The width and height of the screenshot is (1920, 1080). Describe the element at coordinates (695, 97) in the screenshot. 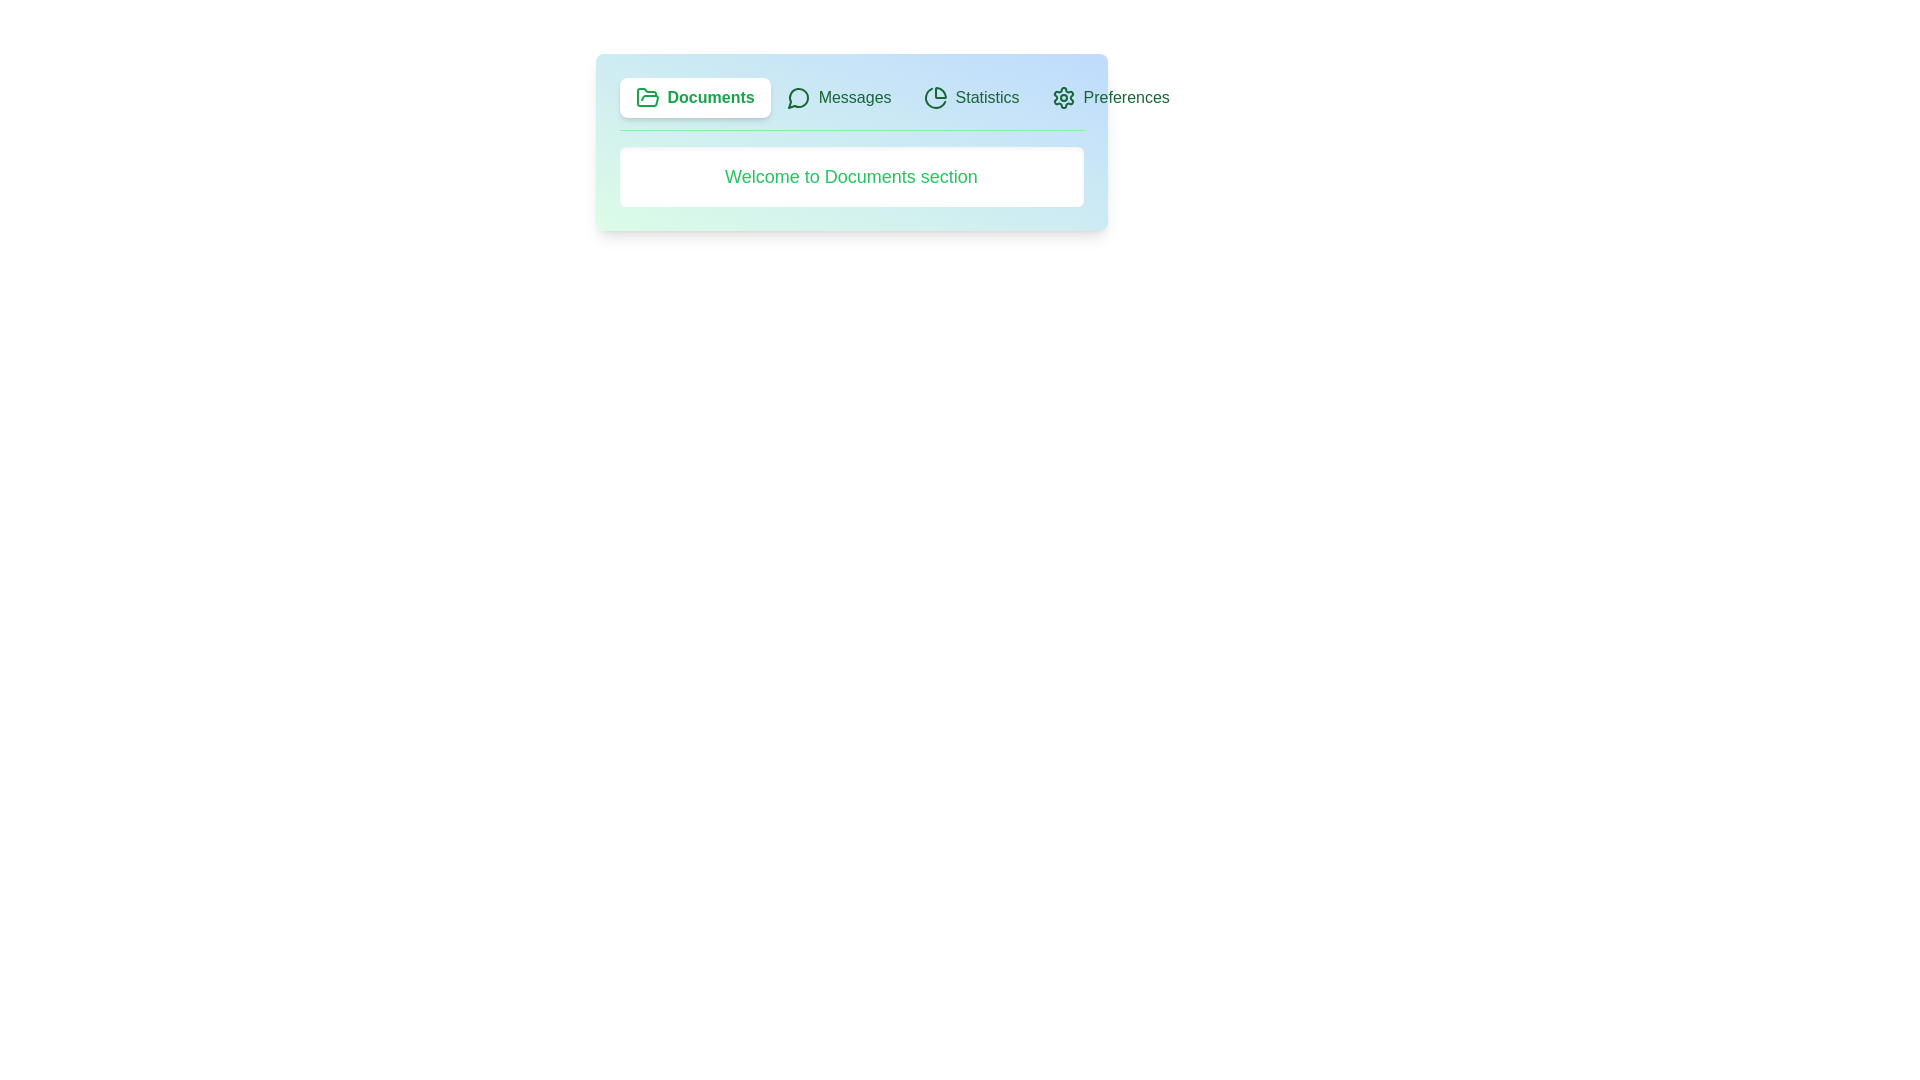

I see `the Documents tab by clicking on it` at that location.